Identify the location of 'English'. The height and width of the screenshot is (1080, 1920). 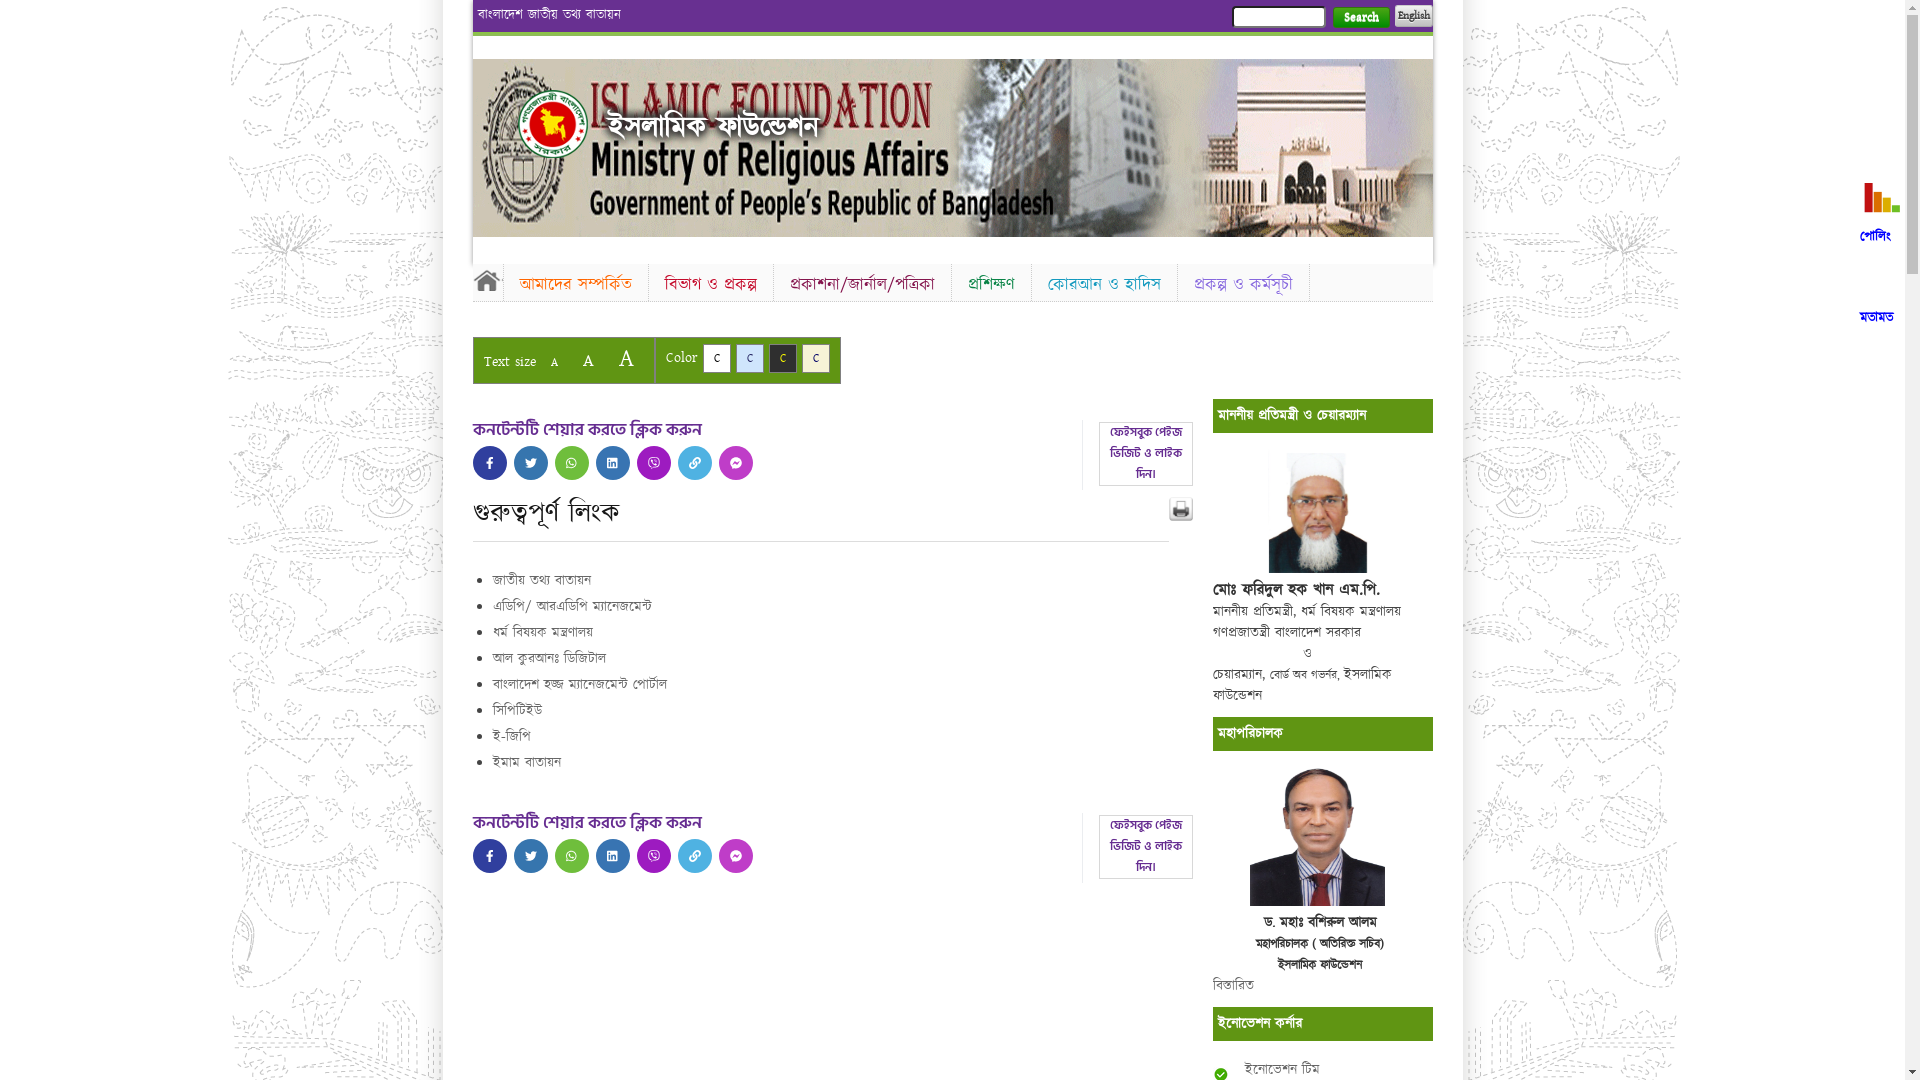
(1411, 15).